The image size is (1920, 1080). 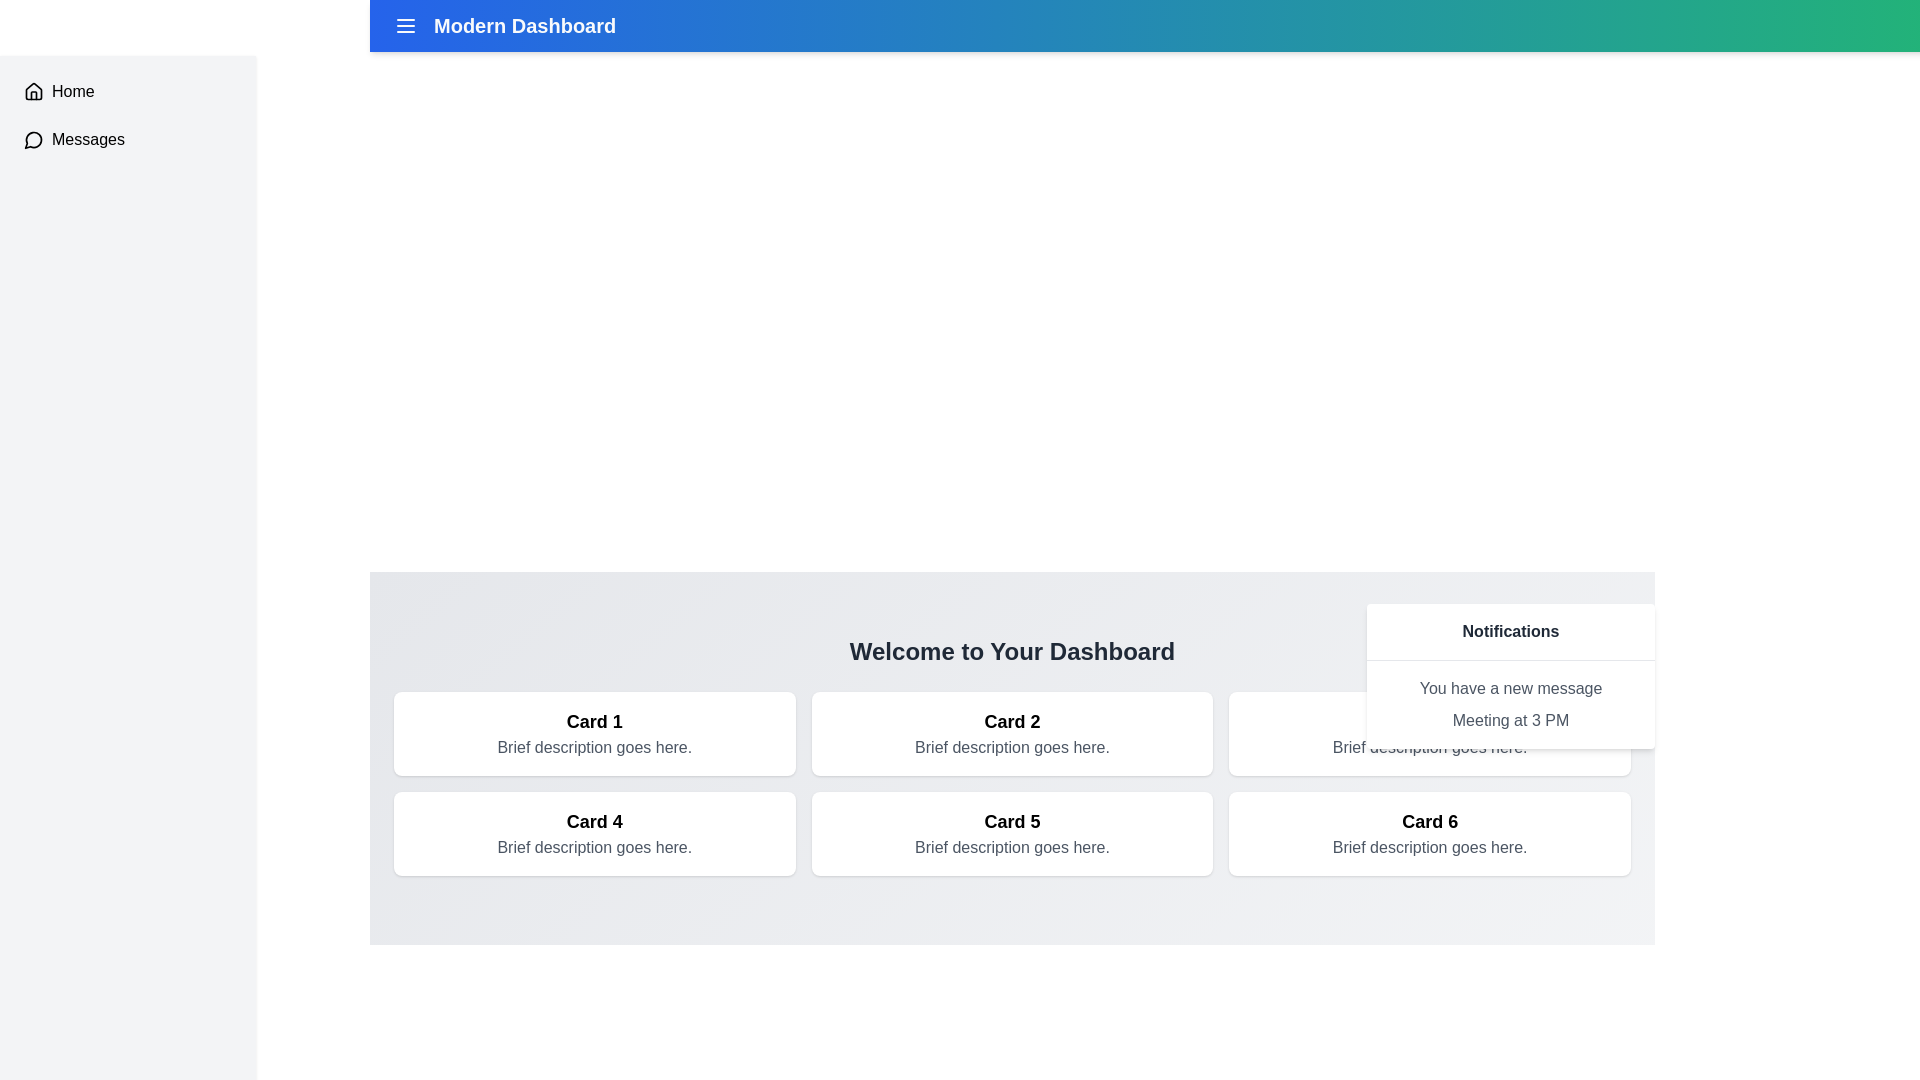 I want to click on the text label displaying 'Brief description goes here.' located within 'Card 4', so click(x=593, y=848).